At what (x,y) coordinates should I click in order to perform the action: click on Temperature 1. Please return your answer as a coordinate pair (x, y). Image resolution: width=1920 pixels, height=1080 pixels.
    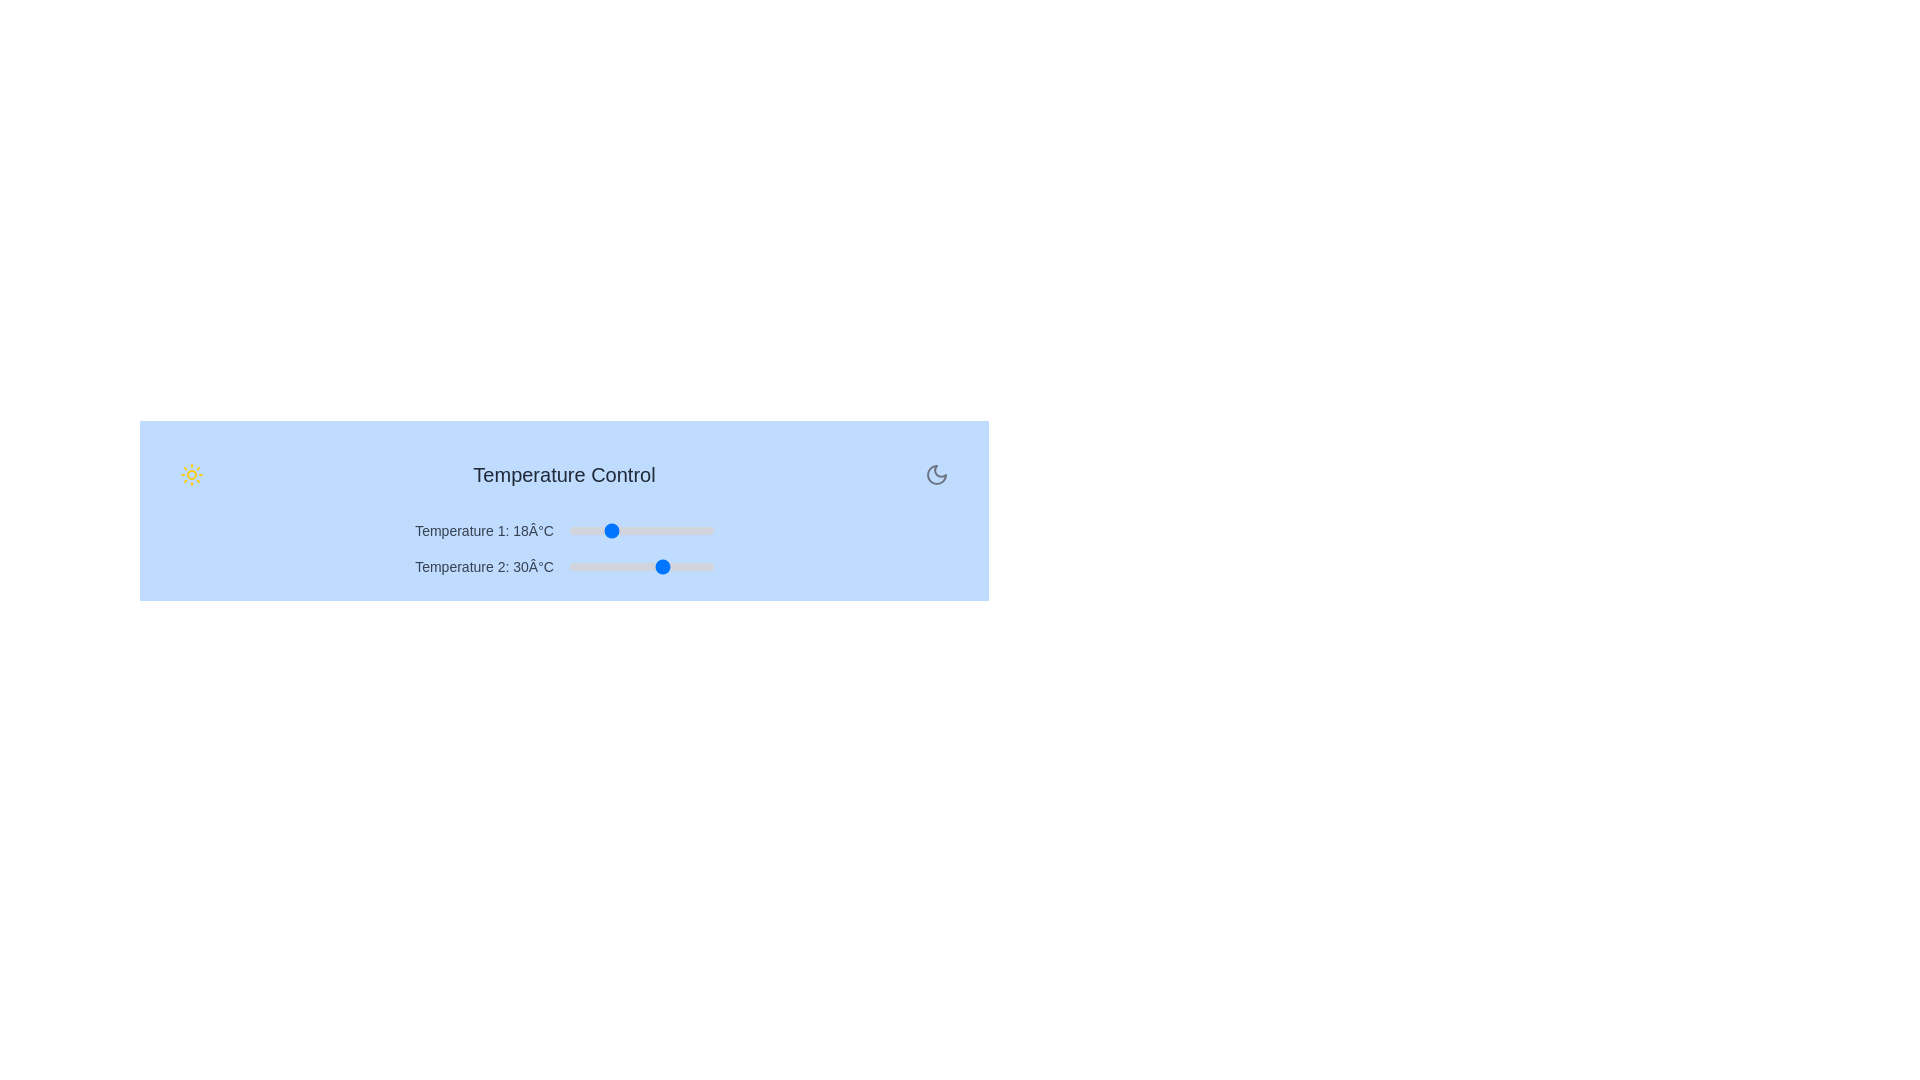
    Looking at the image, I should click on (573, 530).